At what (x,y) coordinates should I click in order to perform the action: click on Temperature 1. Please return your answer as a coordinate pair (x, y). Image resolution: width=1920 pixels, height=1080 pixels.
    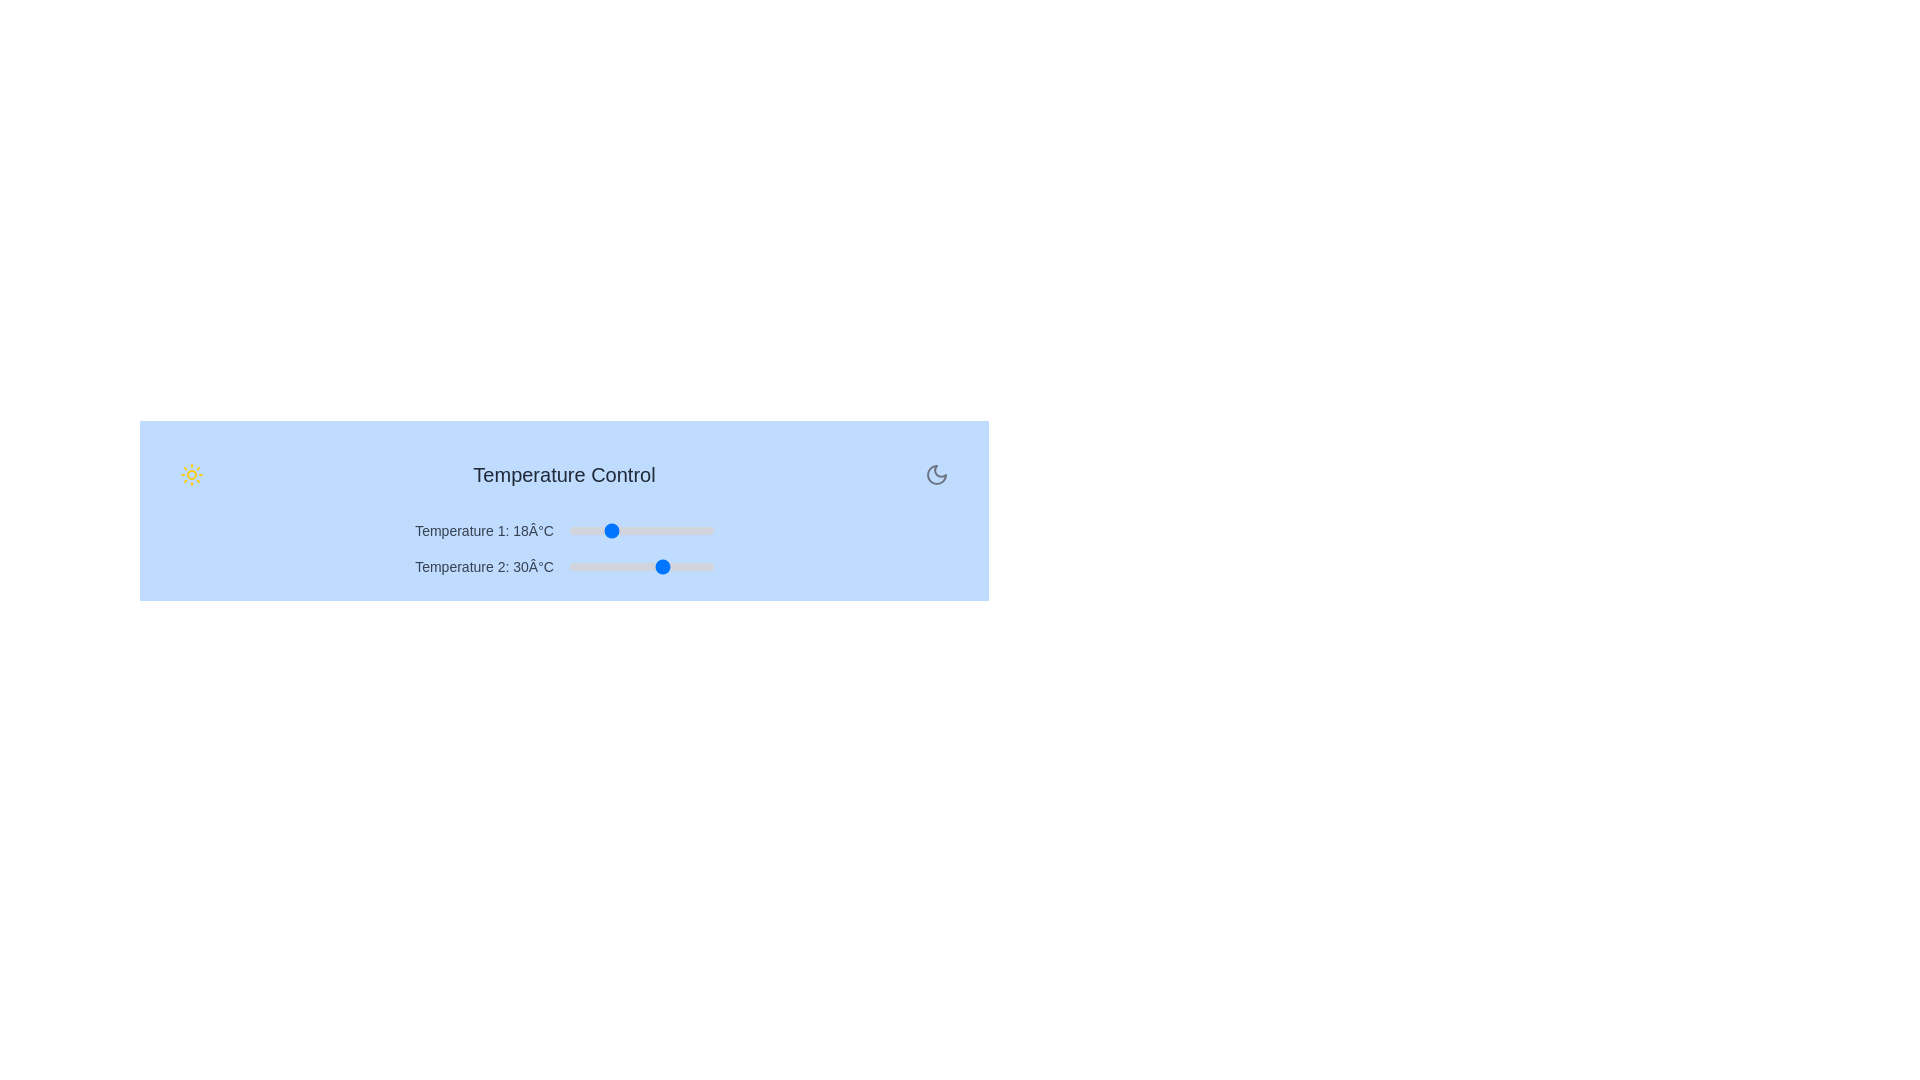
    Looking at the image, I should click on (573, 530).